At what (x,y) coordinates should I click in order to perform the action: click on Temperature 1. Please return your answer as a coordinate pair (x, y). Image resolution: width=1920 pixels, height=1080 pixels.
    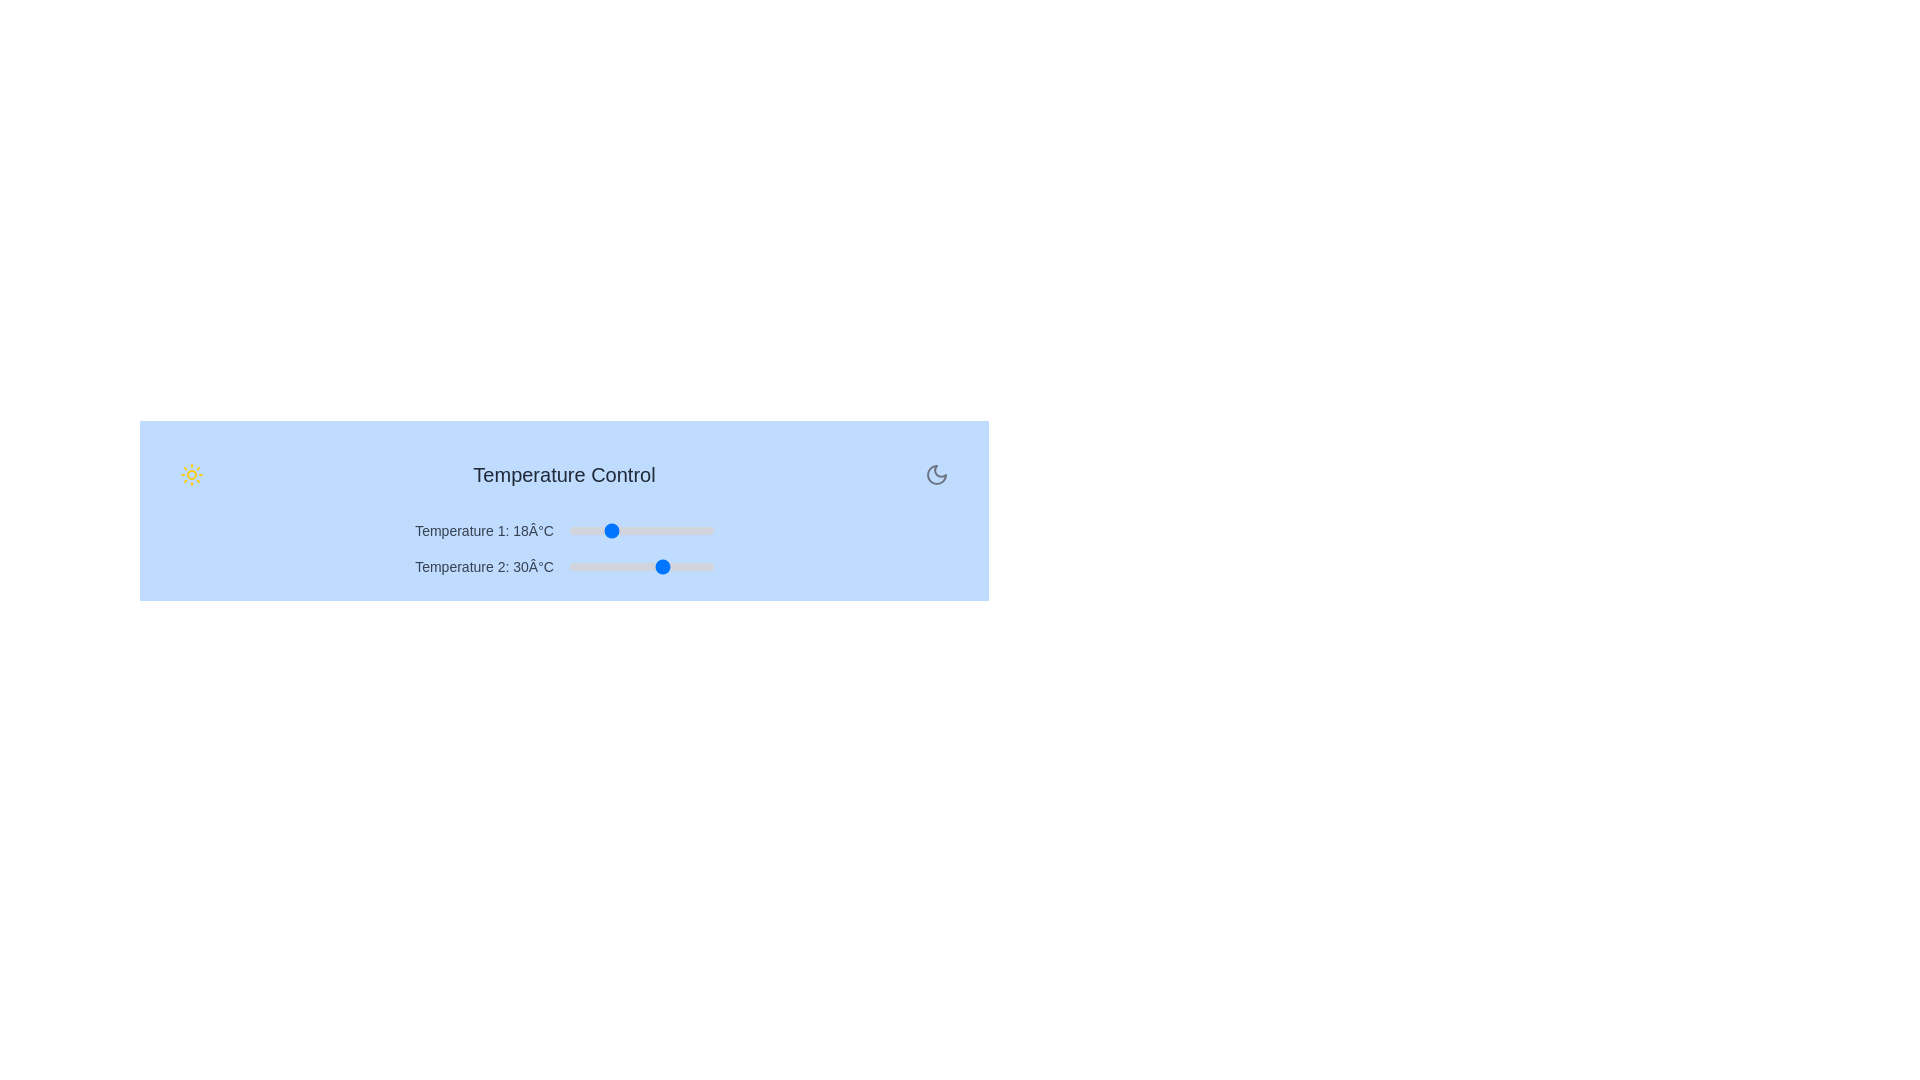
    Looking at the image, I should click on (573, 530).